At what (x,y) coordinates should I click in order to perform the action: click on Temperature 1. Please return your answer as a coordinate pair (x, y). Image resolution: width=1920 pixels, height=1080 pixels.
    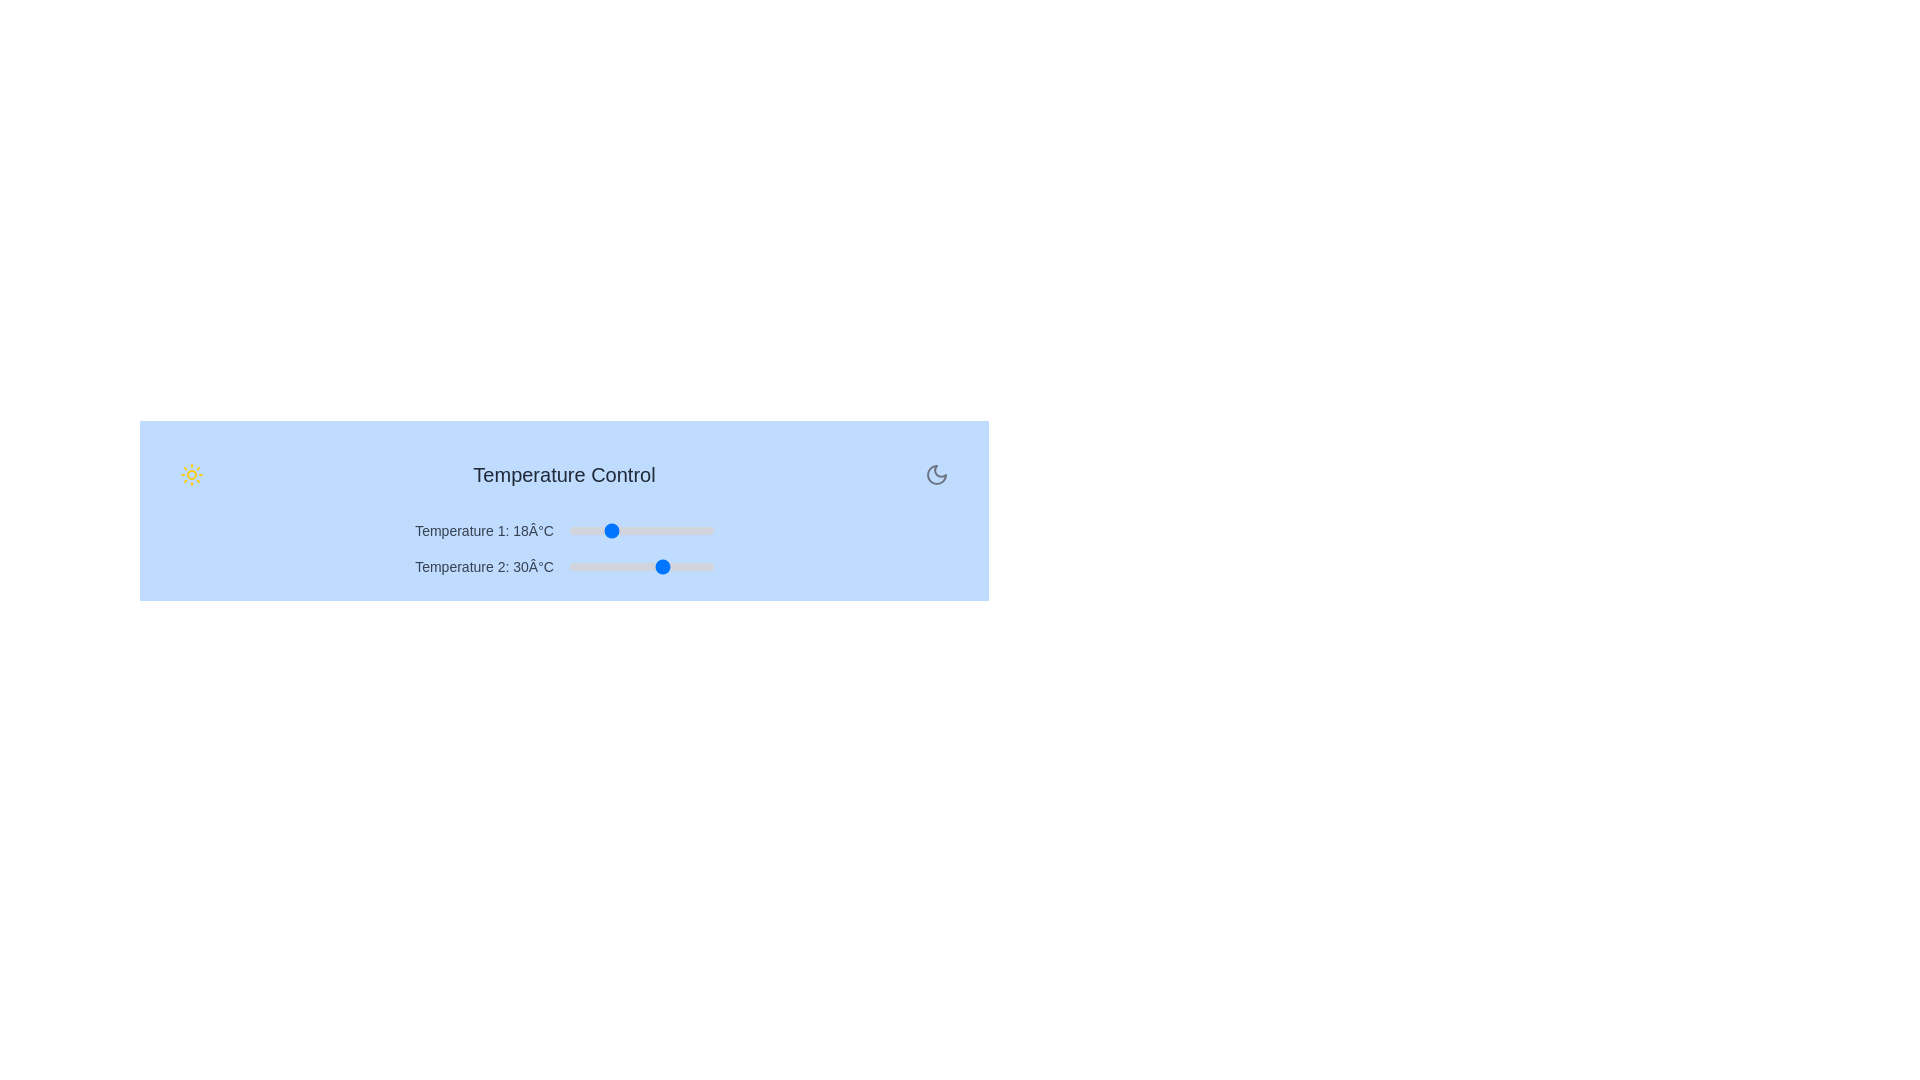
    Looking at the image, I should click on (573, 530).